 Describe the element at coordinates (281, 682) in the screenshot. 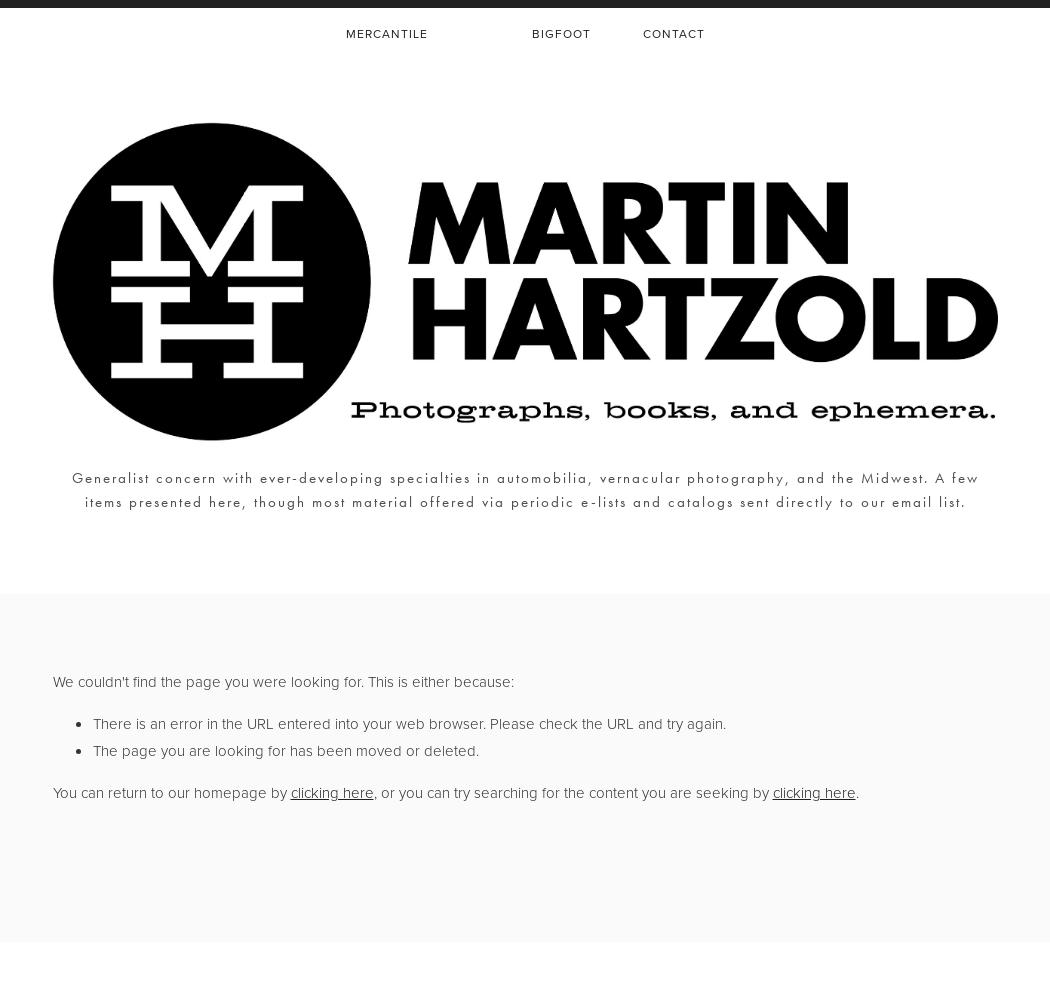

I see `'We couldn't find the page you were looking for. This is either because:'` at that location.